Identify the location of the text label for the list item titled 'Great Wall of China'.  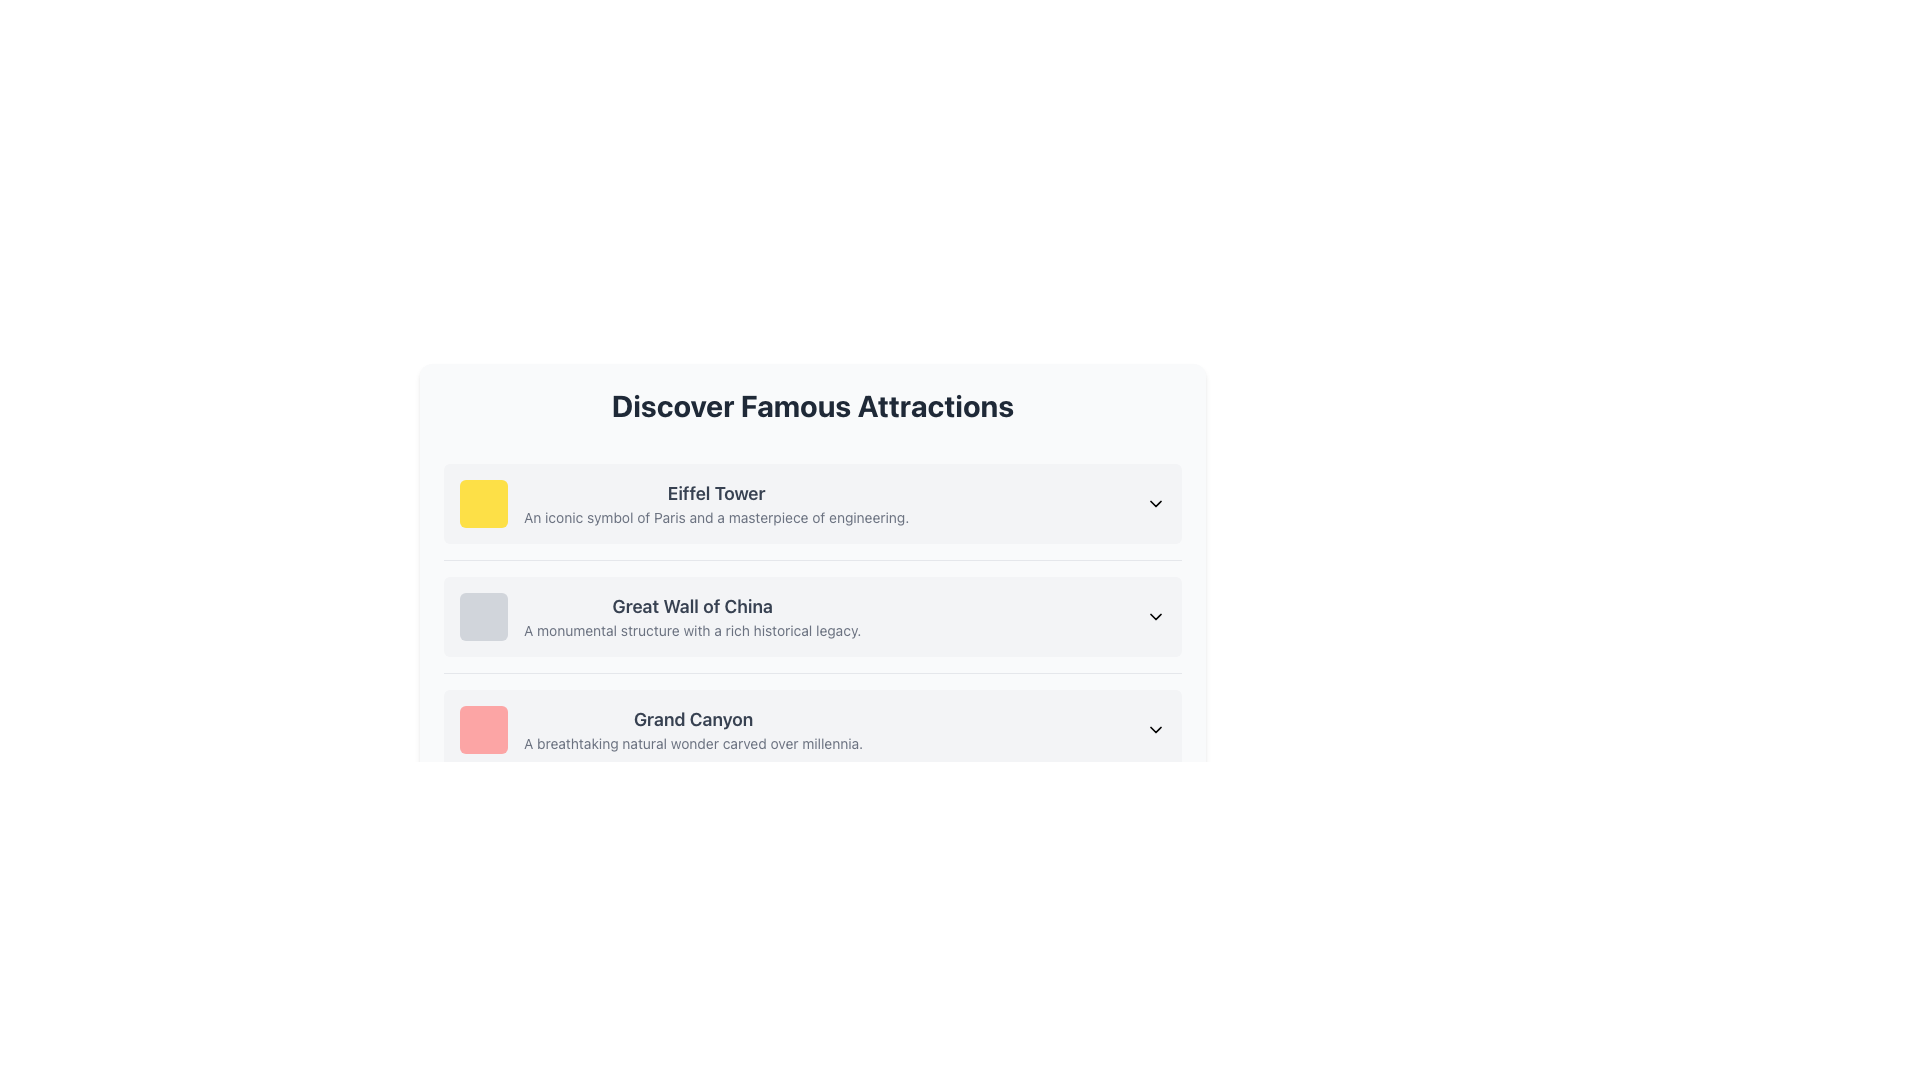
(692, 605).